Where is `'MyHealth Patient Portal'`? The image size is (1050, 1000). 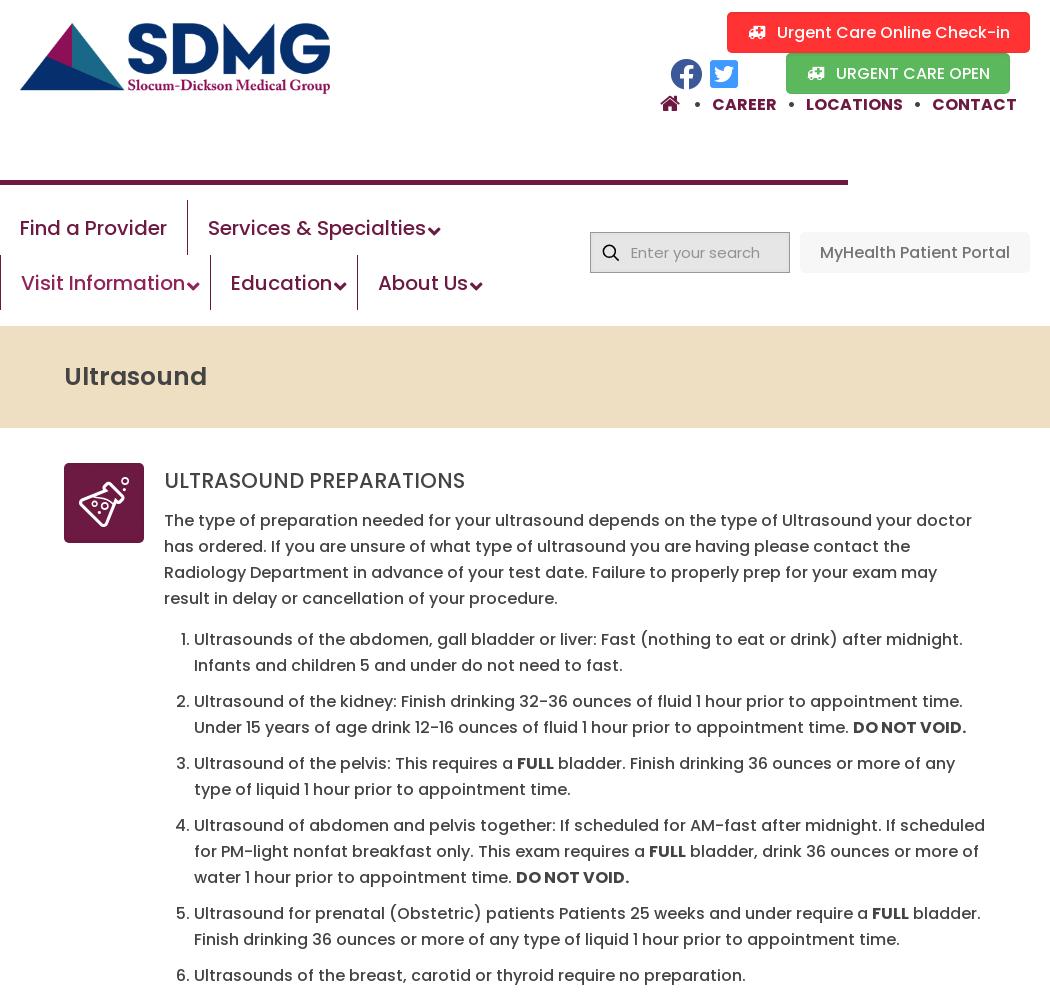
'MyHealth Patient Portal' is located at coordinates (914, 252).